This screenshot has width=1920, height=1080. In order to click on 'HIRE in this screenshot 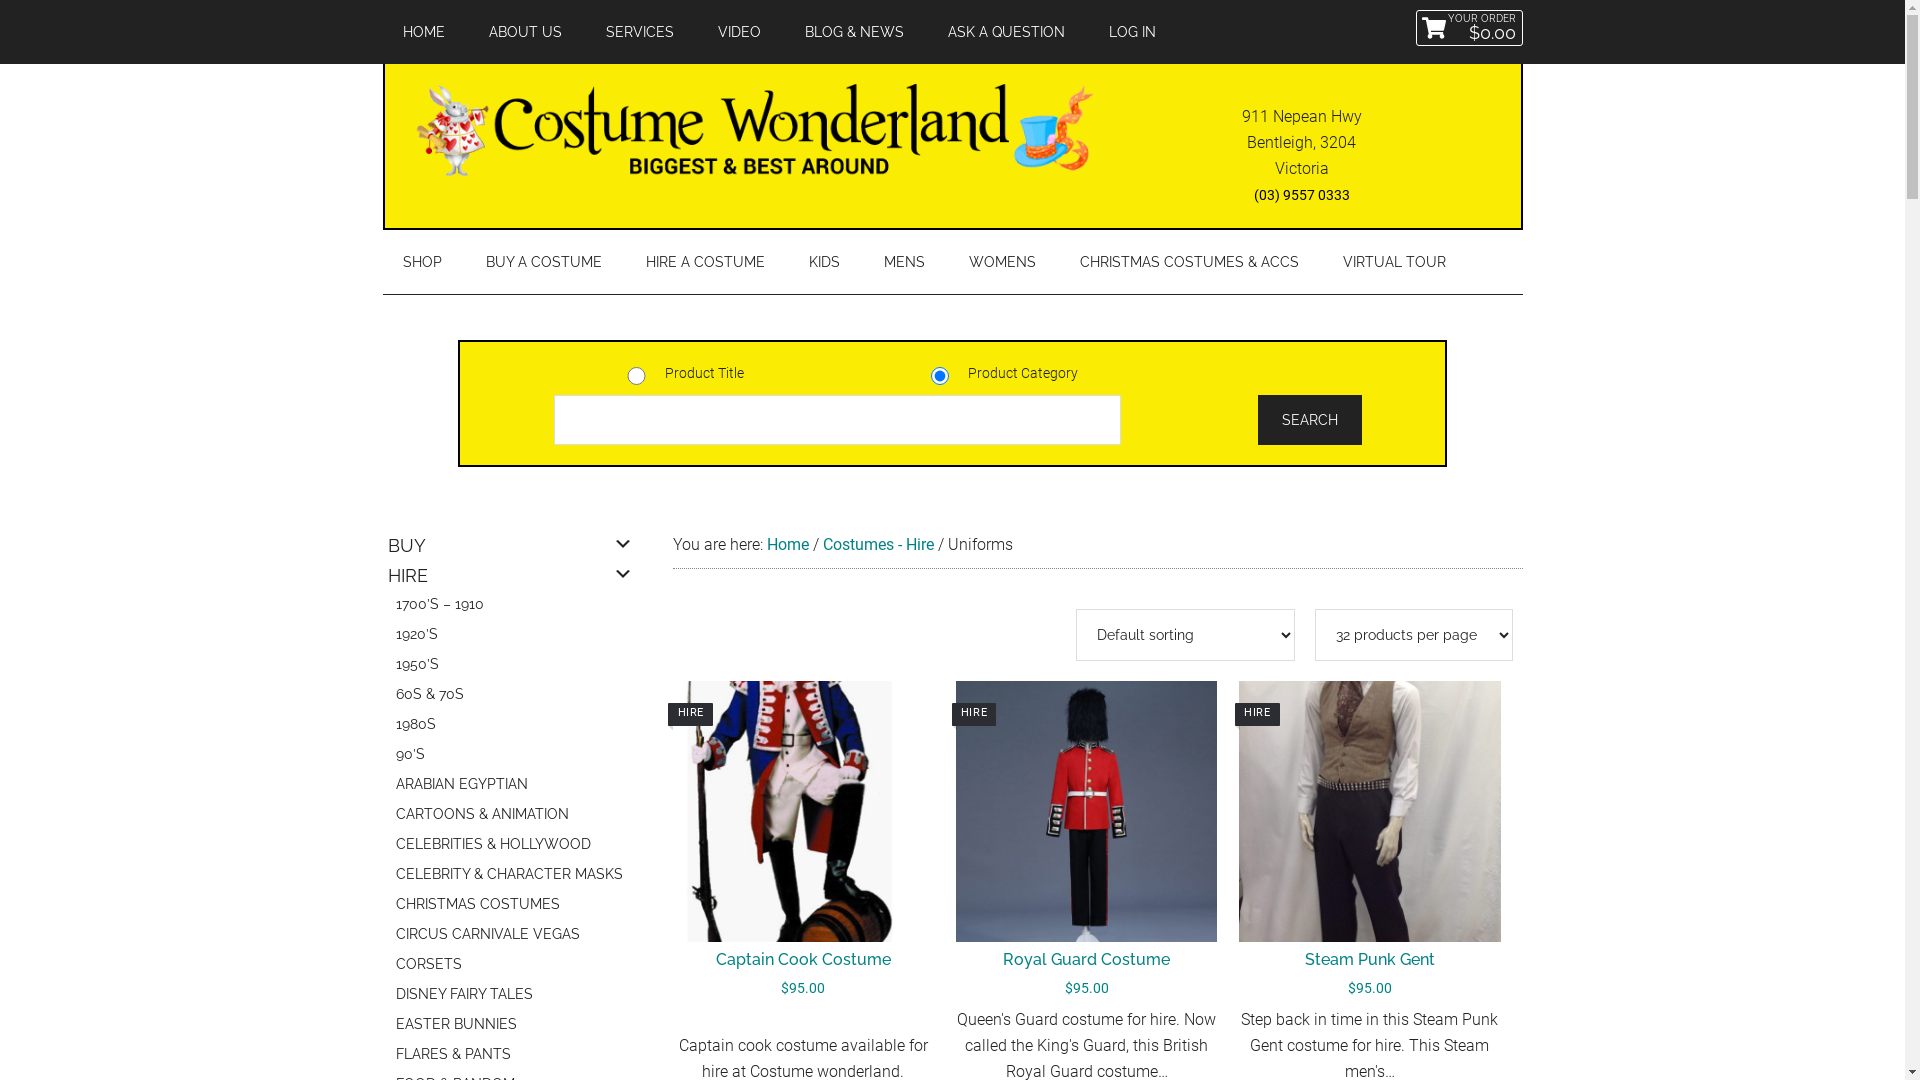, I will do `click(1368, 844)`.